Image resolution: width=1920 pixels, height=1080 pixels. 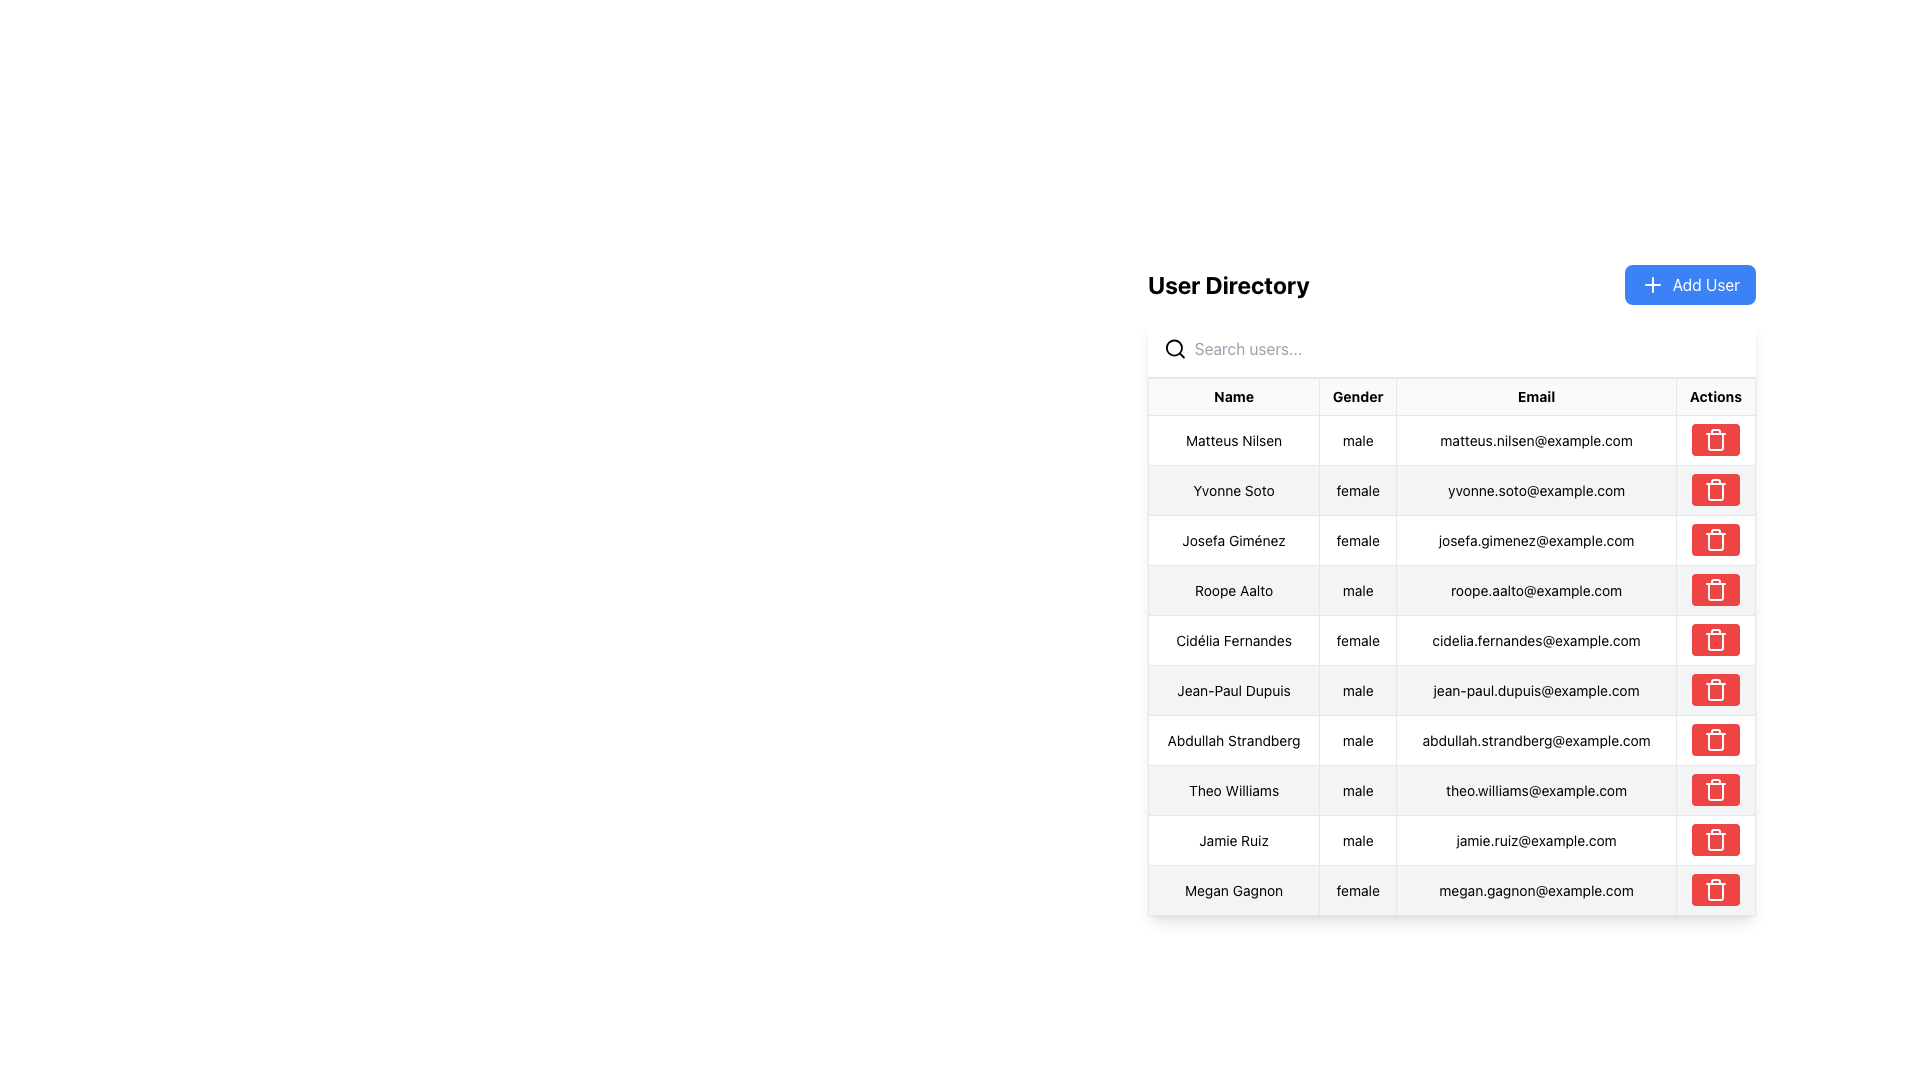 I want to click on the red rounded button with a white trash icon in the 'Actions' column for the user 'Jamie Ruiz' to initiate the delete action for that user record, so click(x=1714, y=840).